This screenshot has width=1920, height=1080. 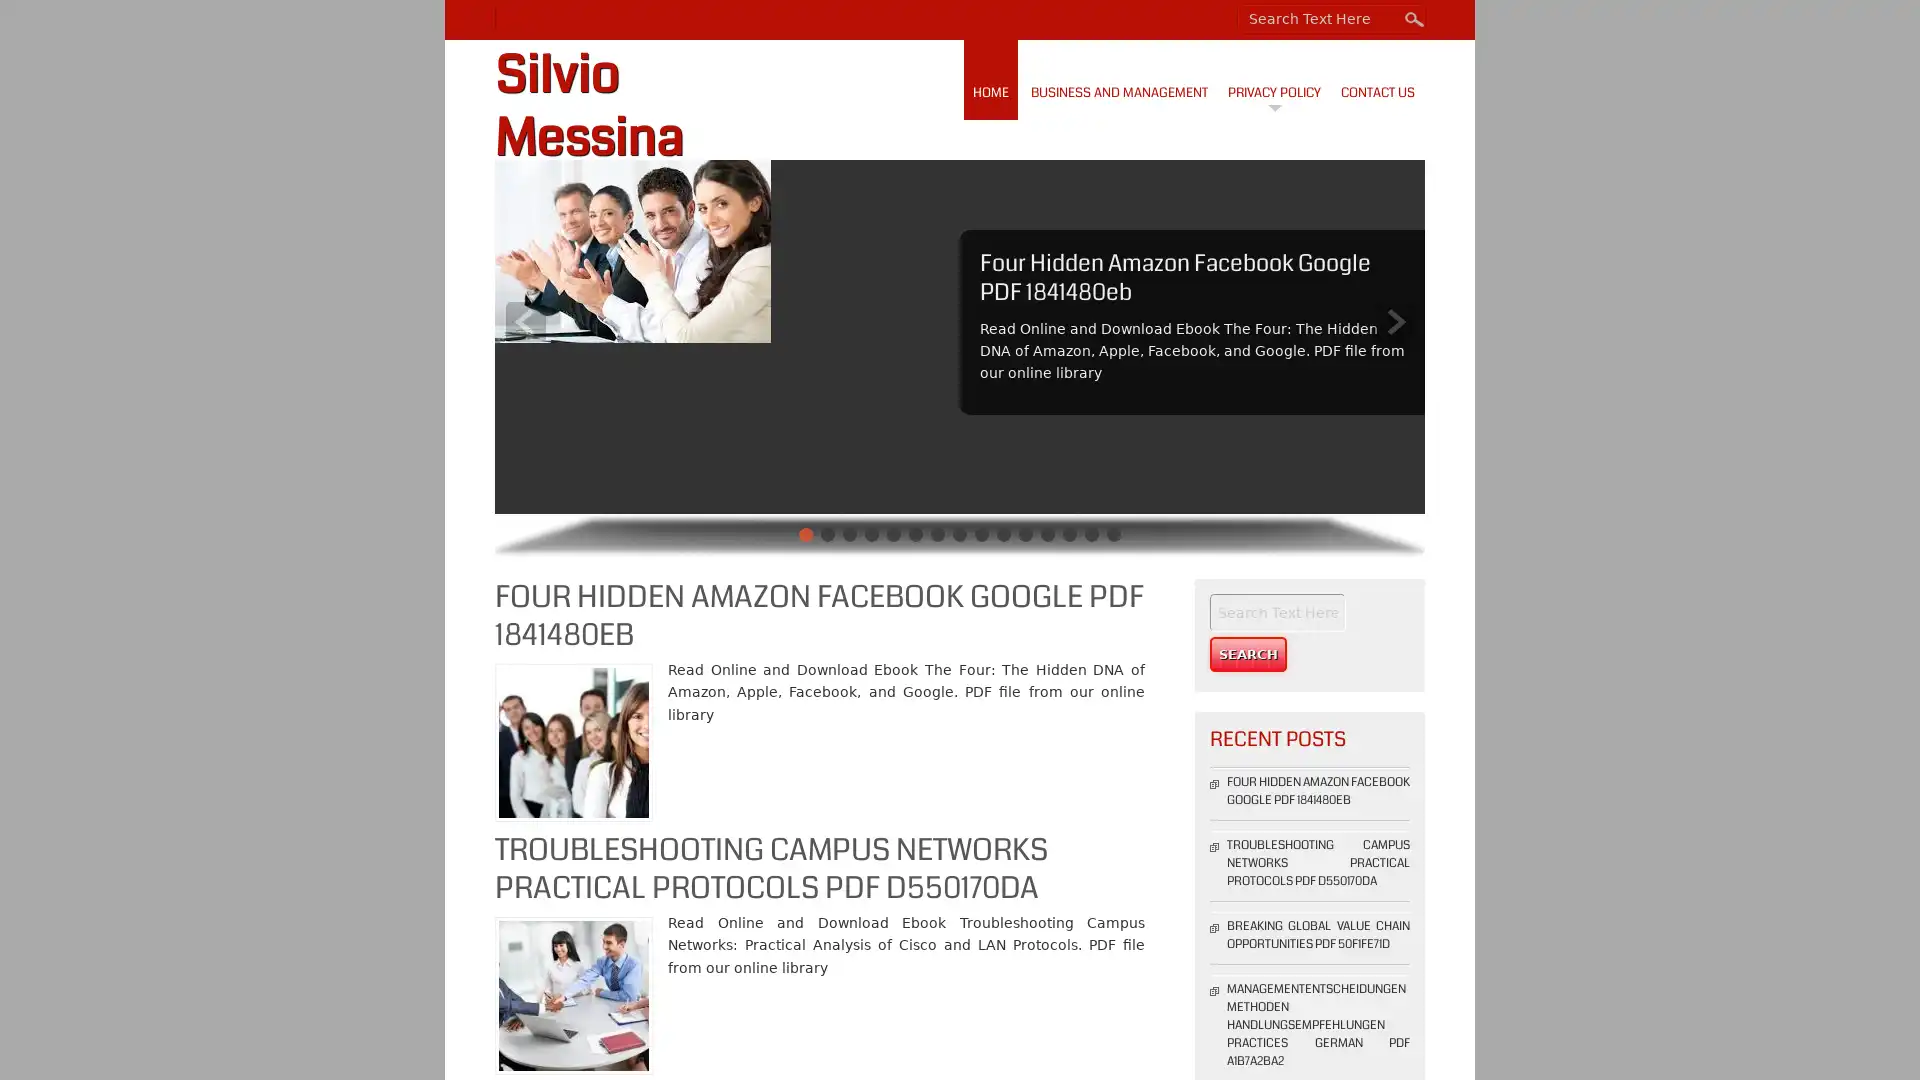 I want to click on Search, so click(x=1247, y=654).